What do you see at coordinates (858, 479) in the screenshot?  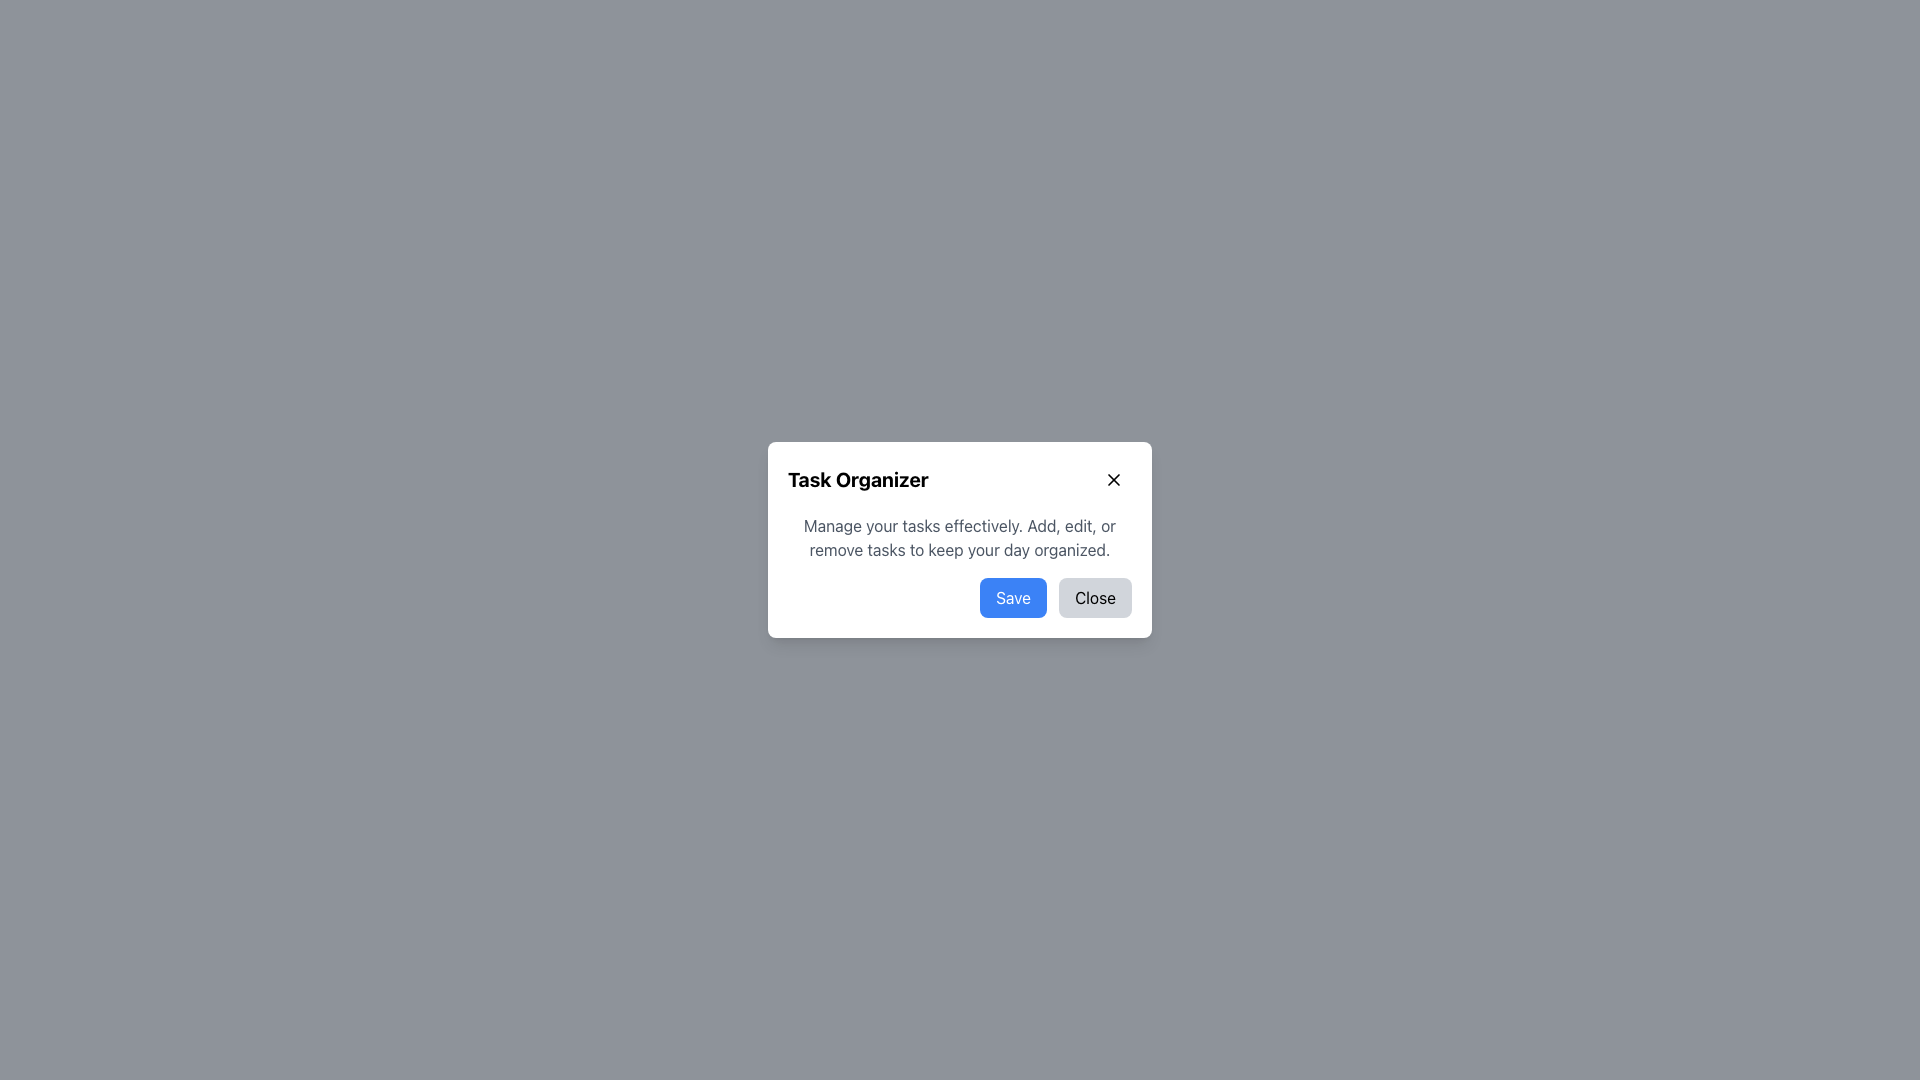 I see `the 'Task Organizer' text element, which is styled in bold and extra-large font, located in the header section of the modal dialog interface` at bounding box center [858, 479].